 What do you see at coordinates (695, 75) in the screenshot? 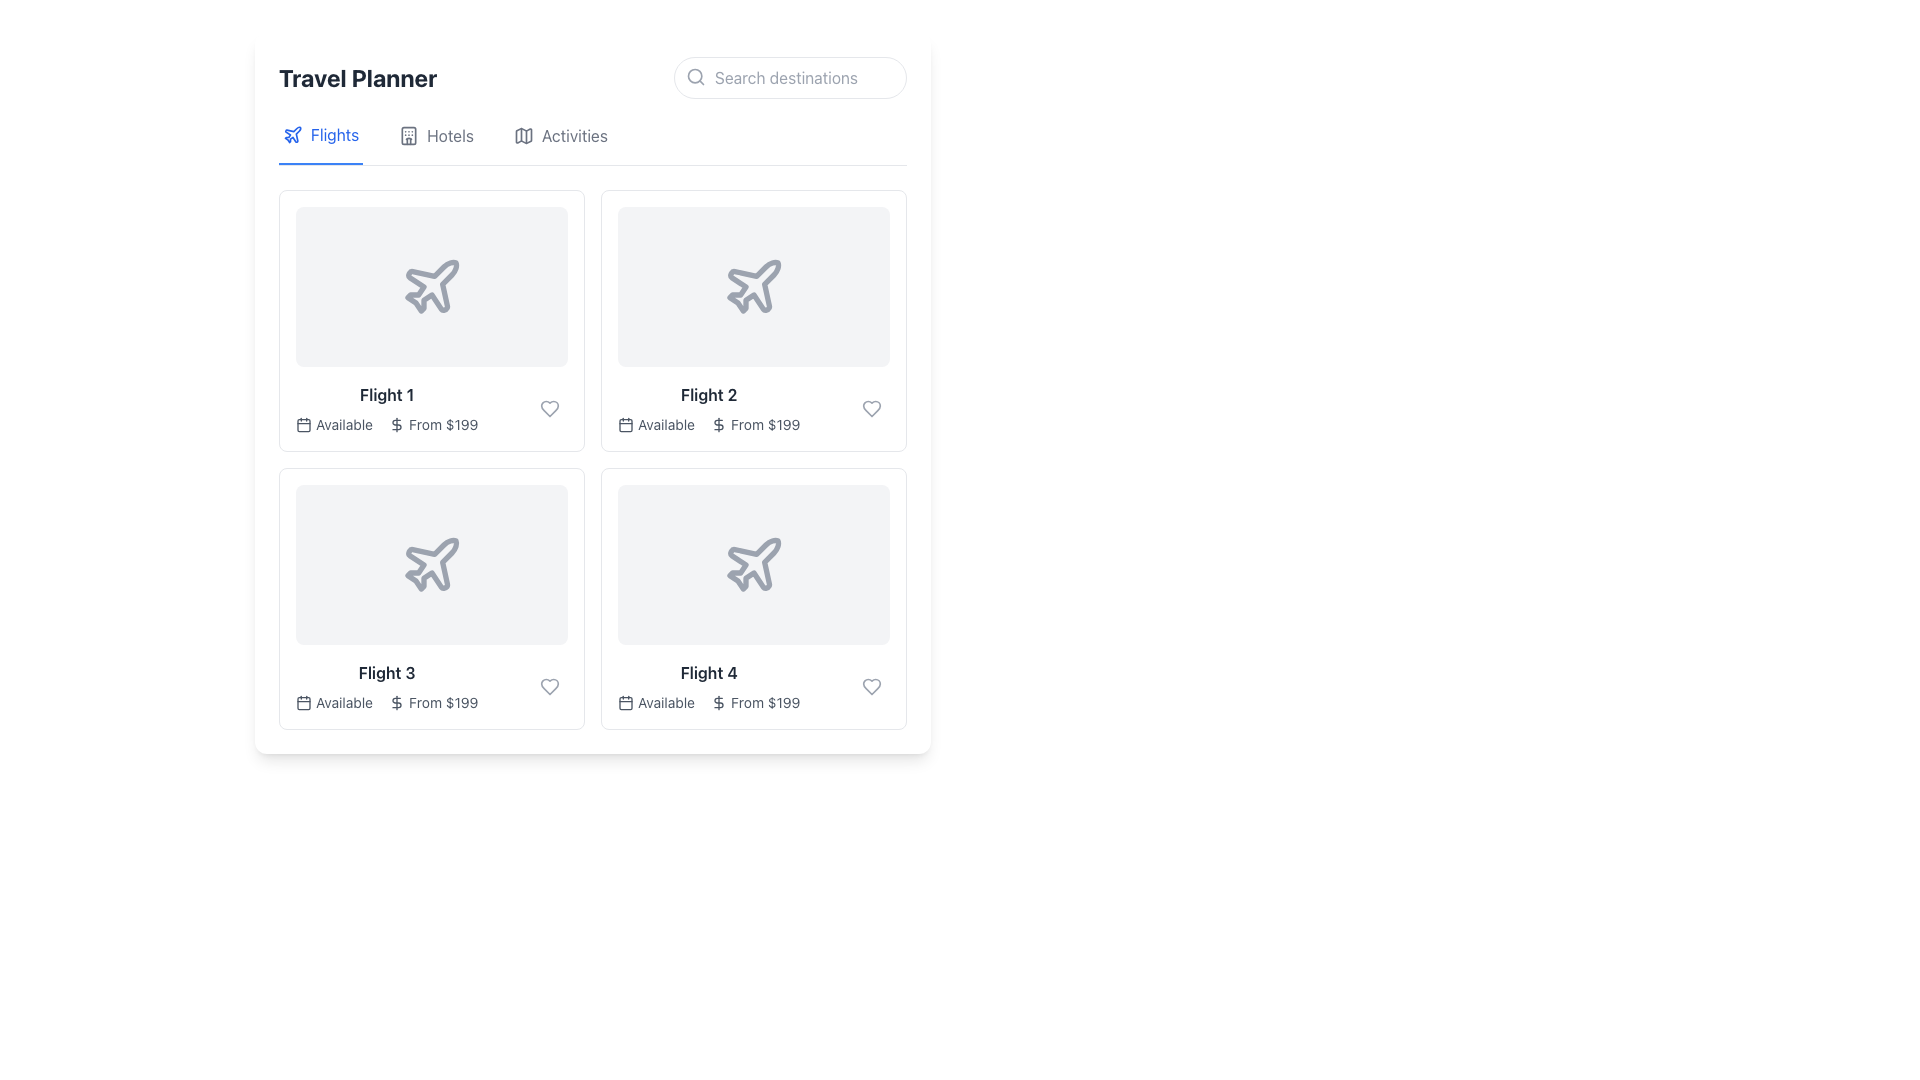
I see `the circular component of the magnifying glass within the search icon, which is located to the left of the input field labeled 'Search destinations'` at bounding box center [695, 75].